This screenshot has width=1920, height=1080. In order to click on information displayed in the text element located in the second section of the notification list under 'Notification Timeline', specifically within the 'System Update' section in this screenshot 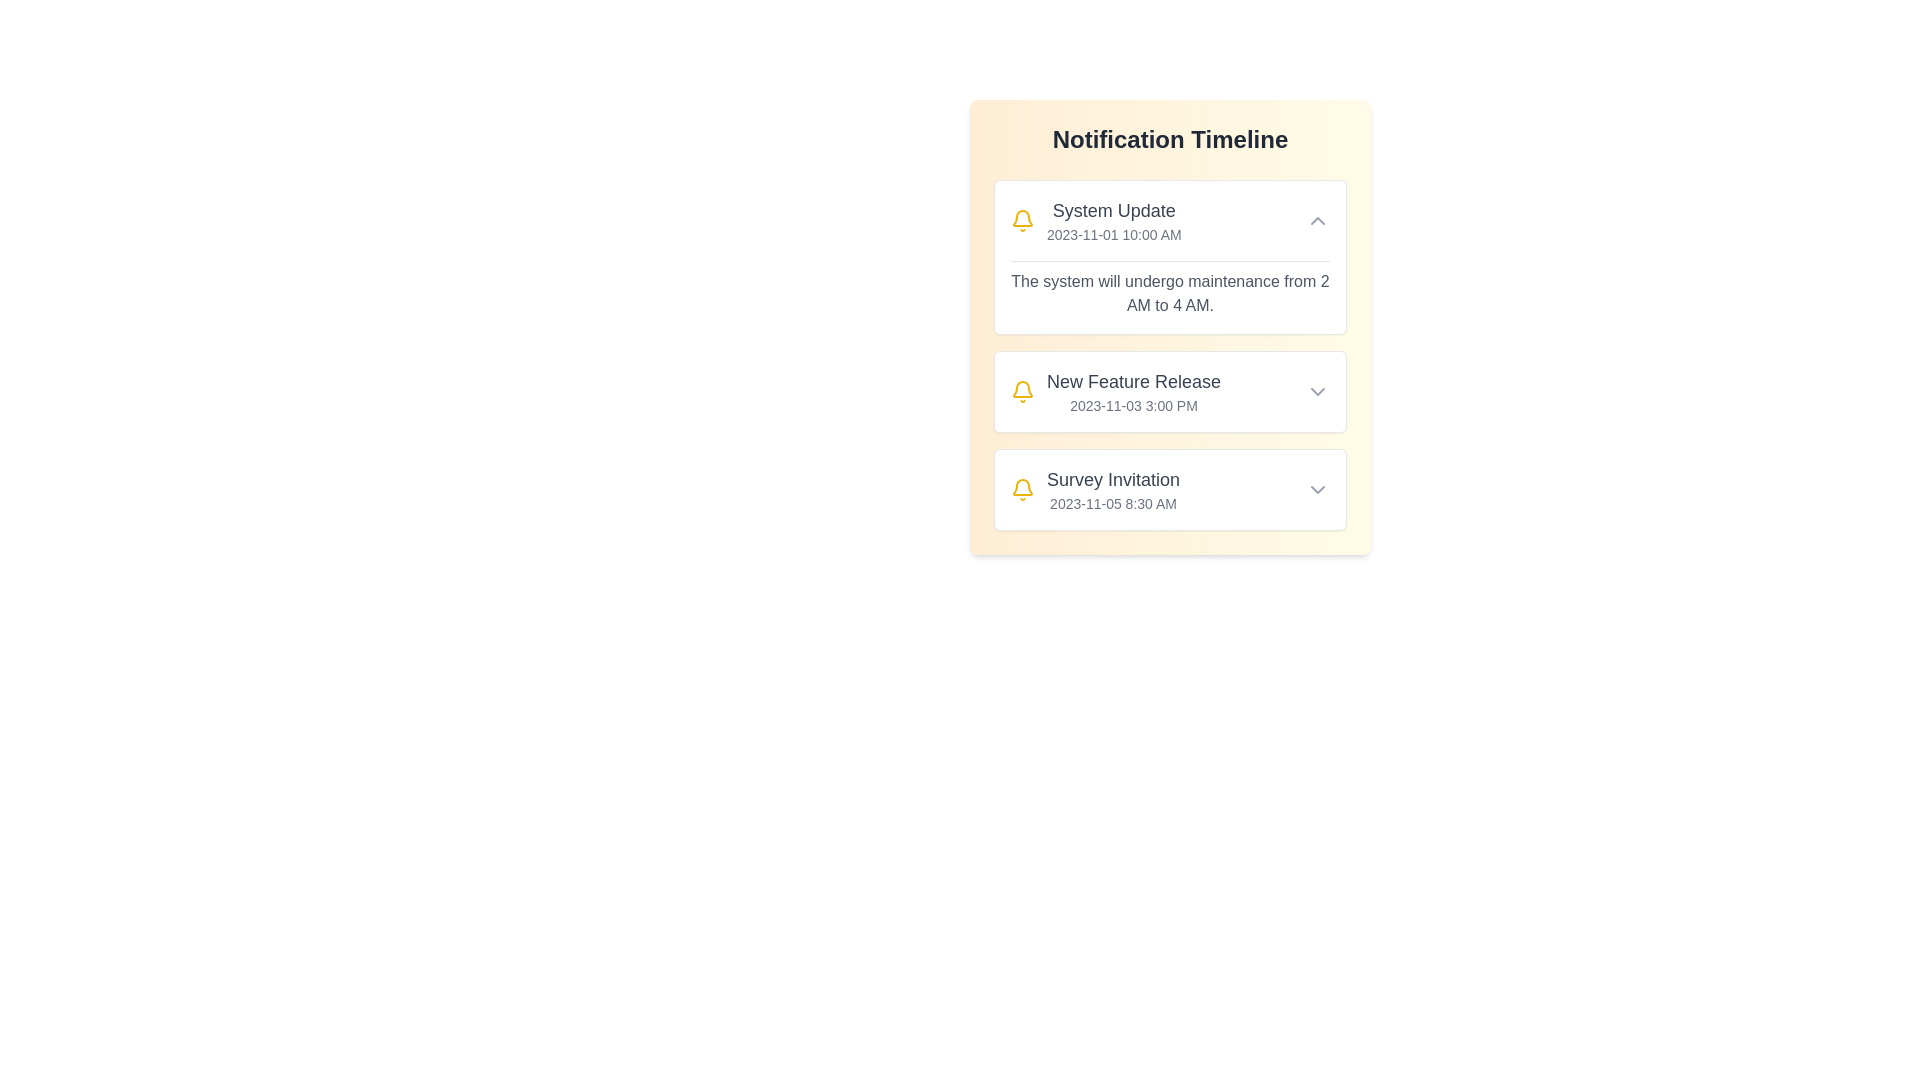, I will do `click(1170, 293)`.